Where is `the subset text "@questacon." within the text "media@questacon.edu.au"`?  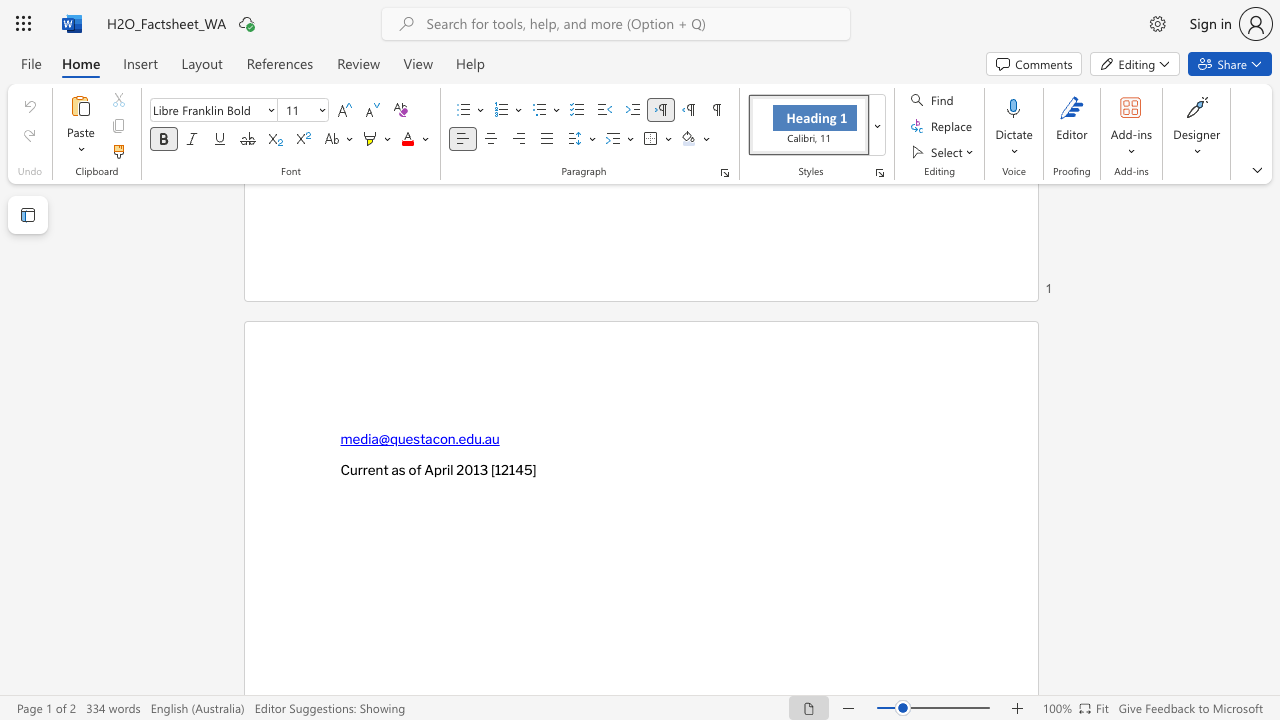 the subset text "@questacon." within the text "media@questacon.edu.au" is located at coordinates (378, 438).